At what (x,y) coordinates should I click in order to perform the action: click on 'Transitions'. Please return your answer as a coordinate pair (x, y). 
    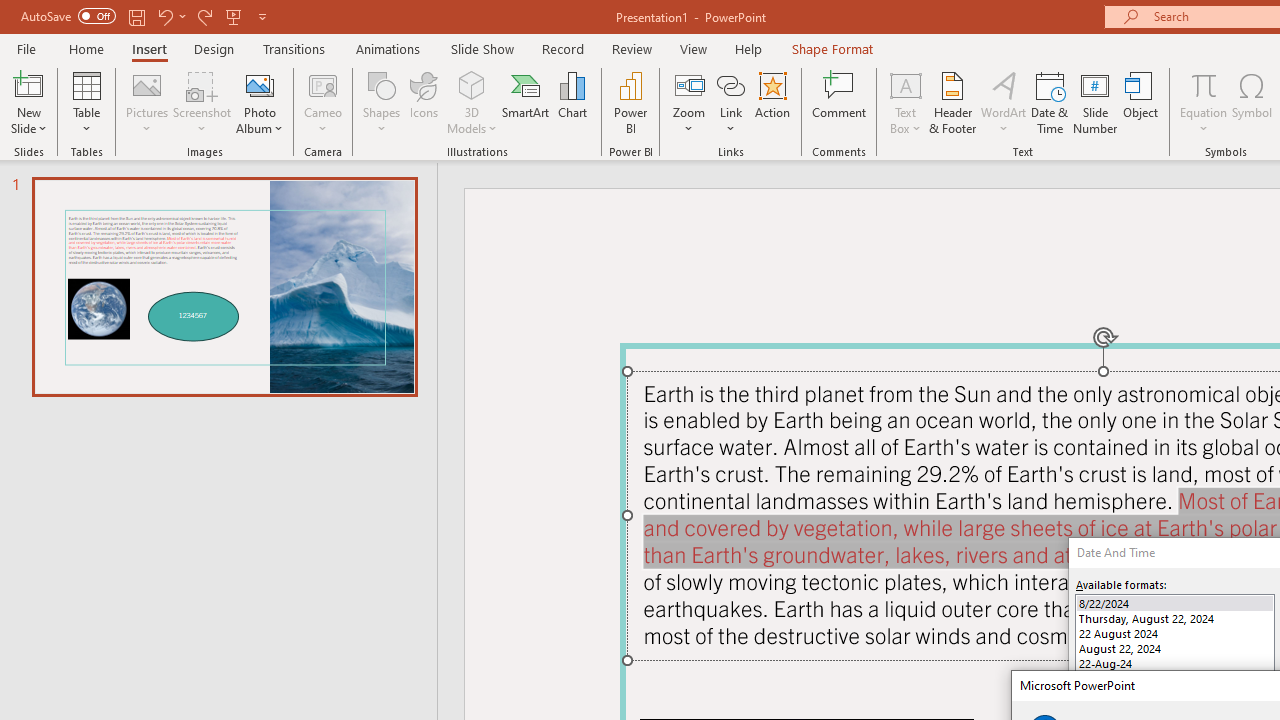
    Looking at the image, I should click on (294, 48).